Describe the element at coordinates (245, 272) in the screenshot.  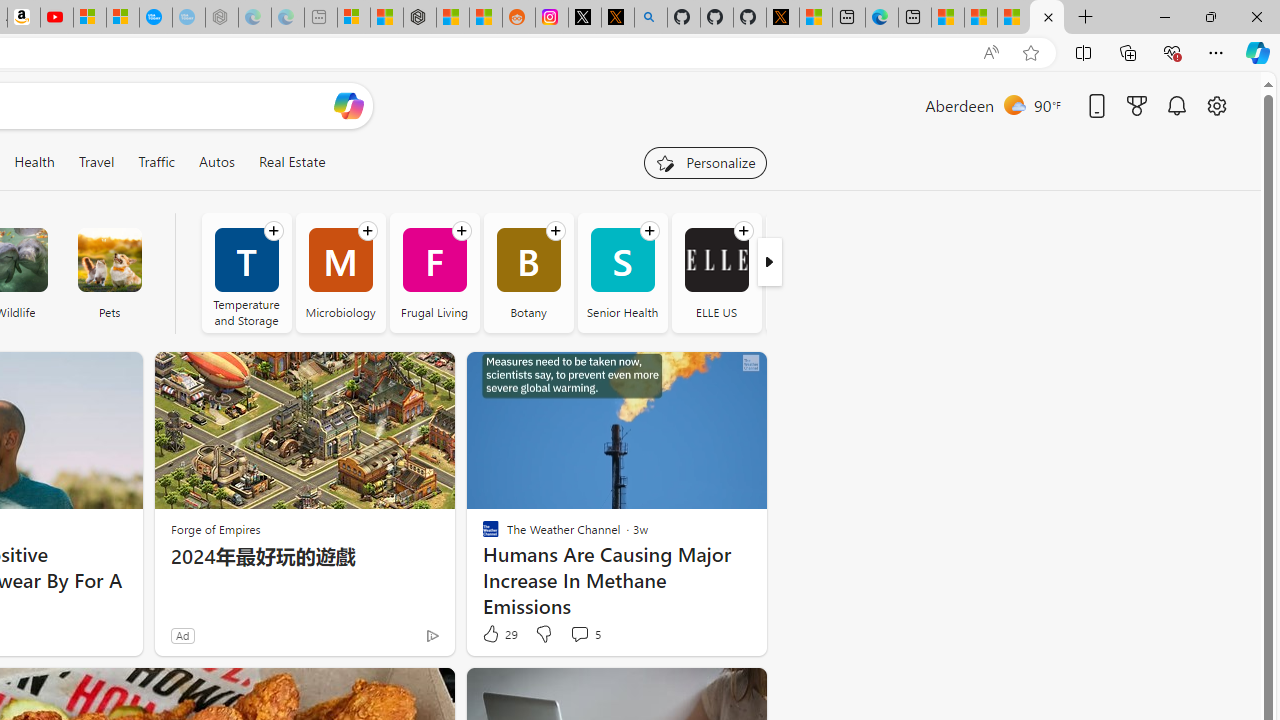
I see `'Temperature and Storage'` at that location.